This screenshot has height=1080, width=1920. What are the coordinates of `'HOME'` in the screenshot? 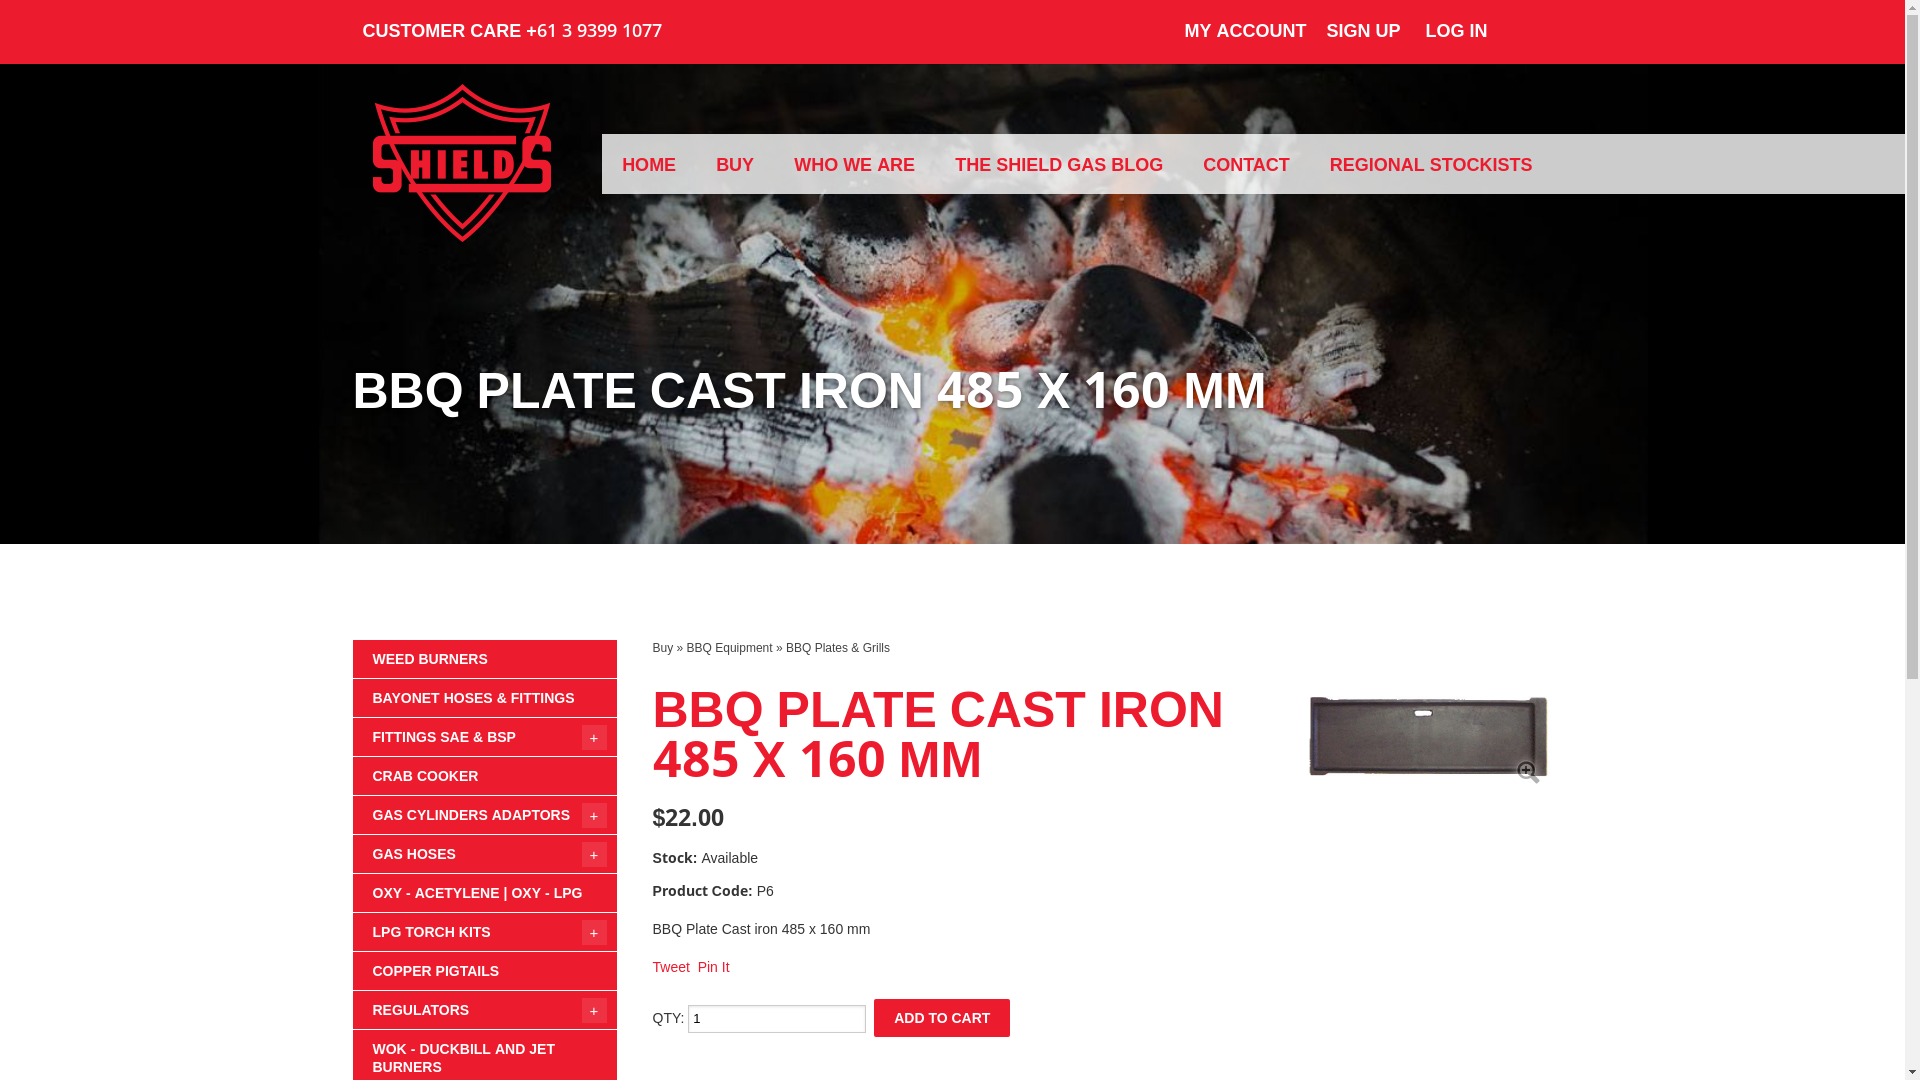 It's located at (648, 163).